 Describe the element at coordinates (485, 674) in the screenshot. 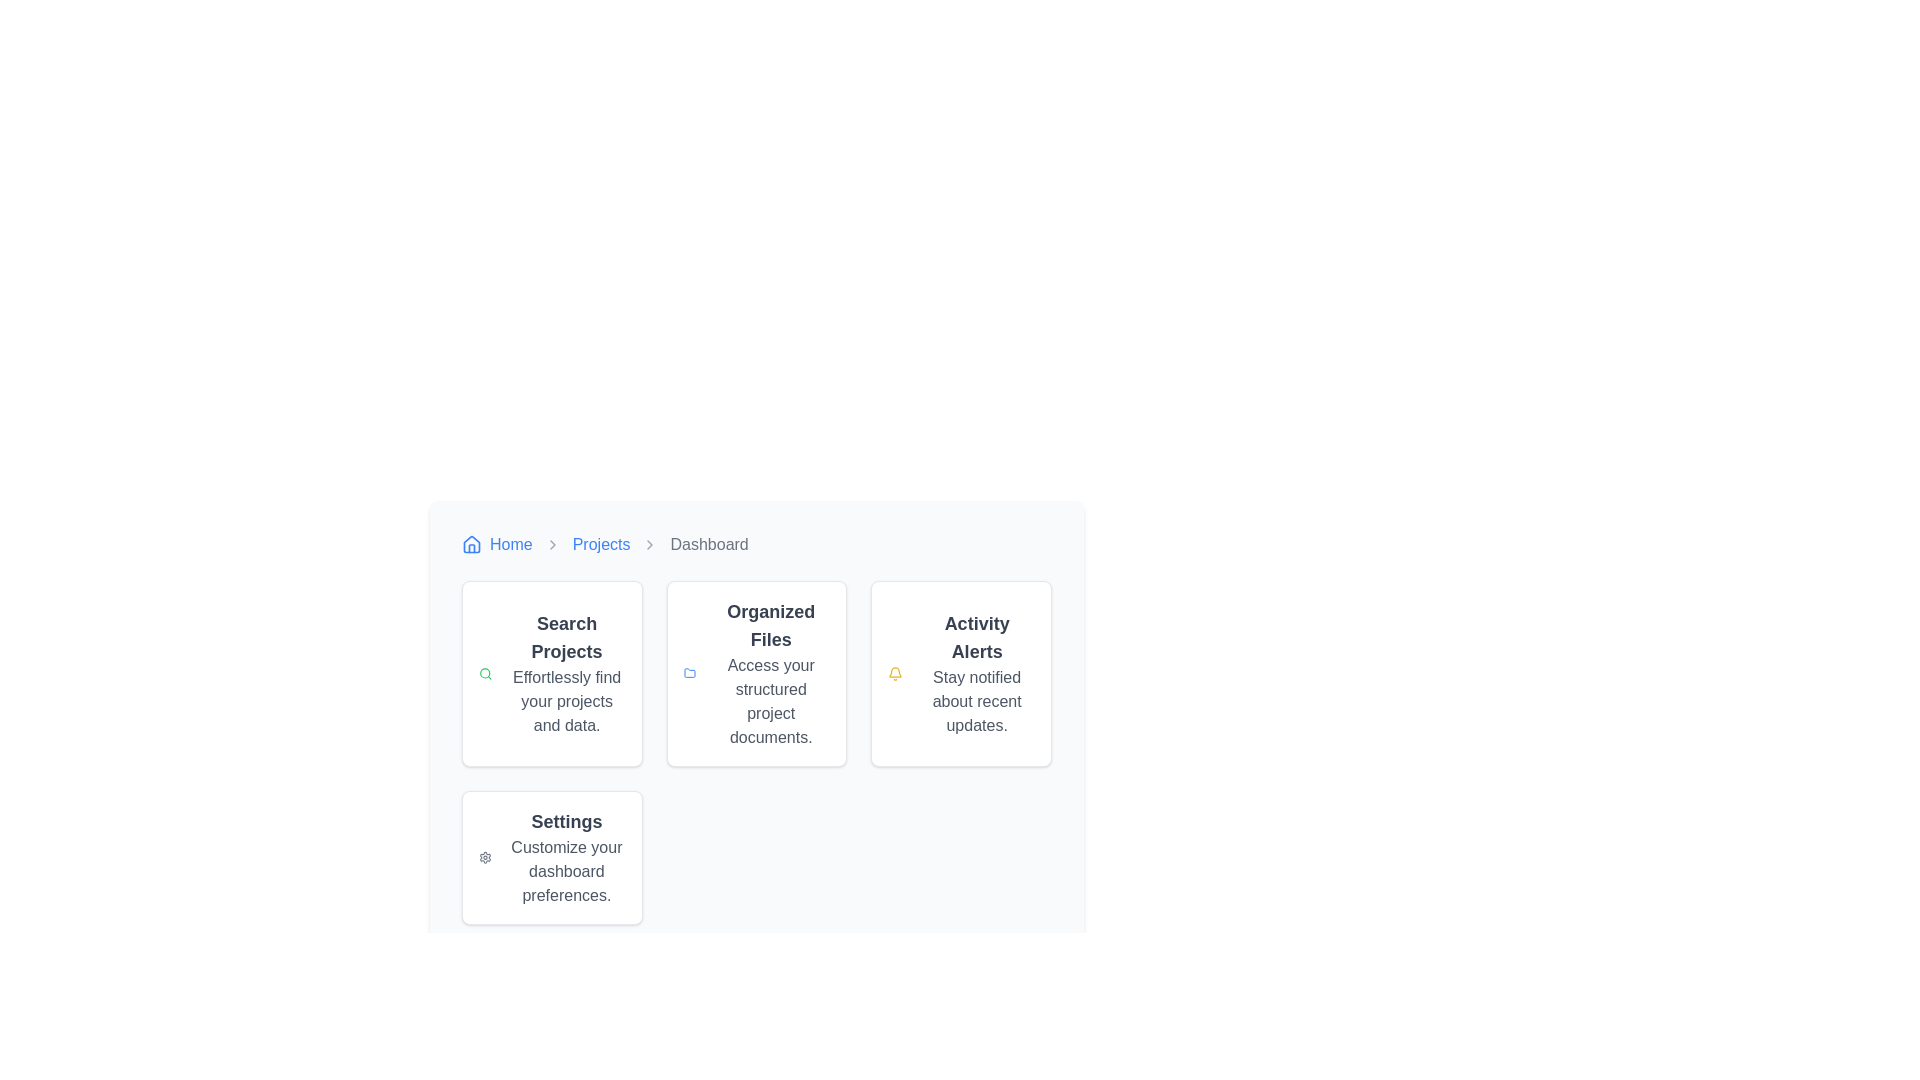

I see `the search icon located in the top-left area of the 'Search Projects' card, which enhances the meaning of the card's title and subtitle` at that location.